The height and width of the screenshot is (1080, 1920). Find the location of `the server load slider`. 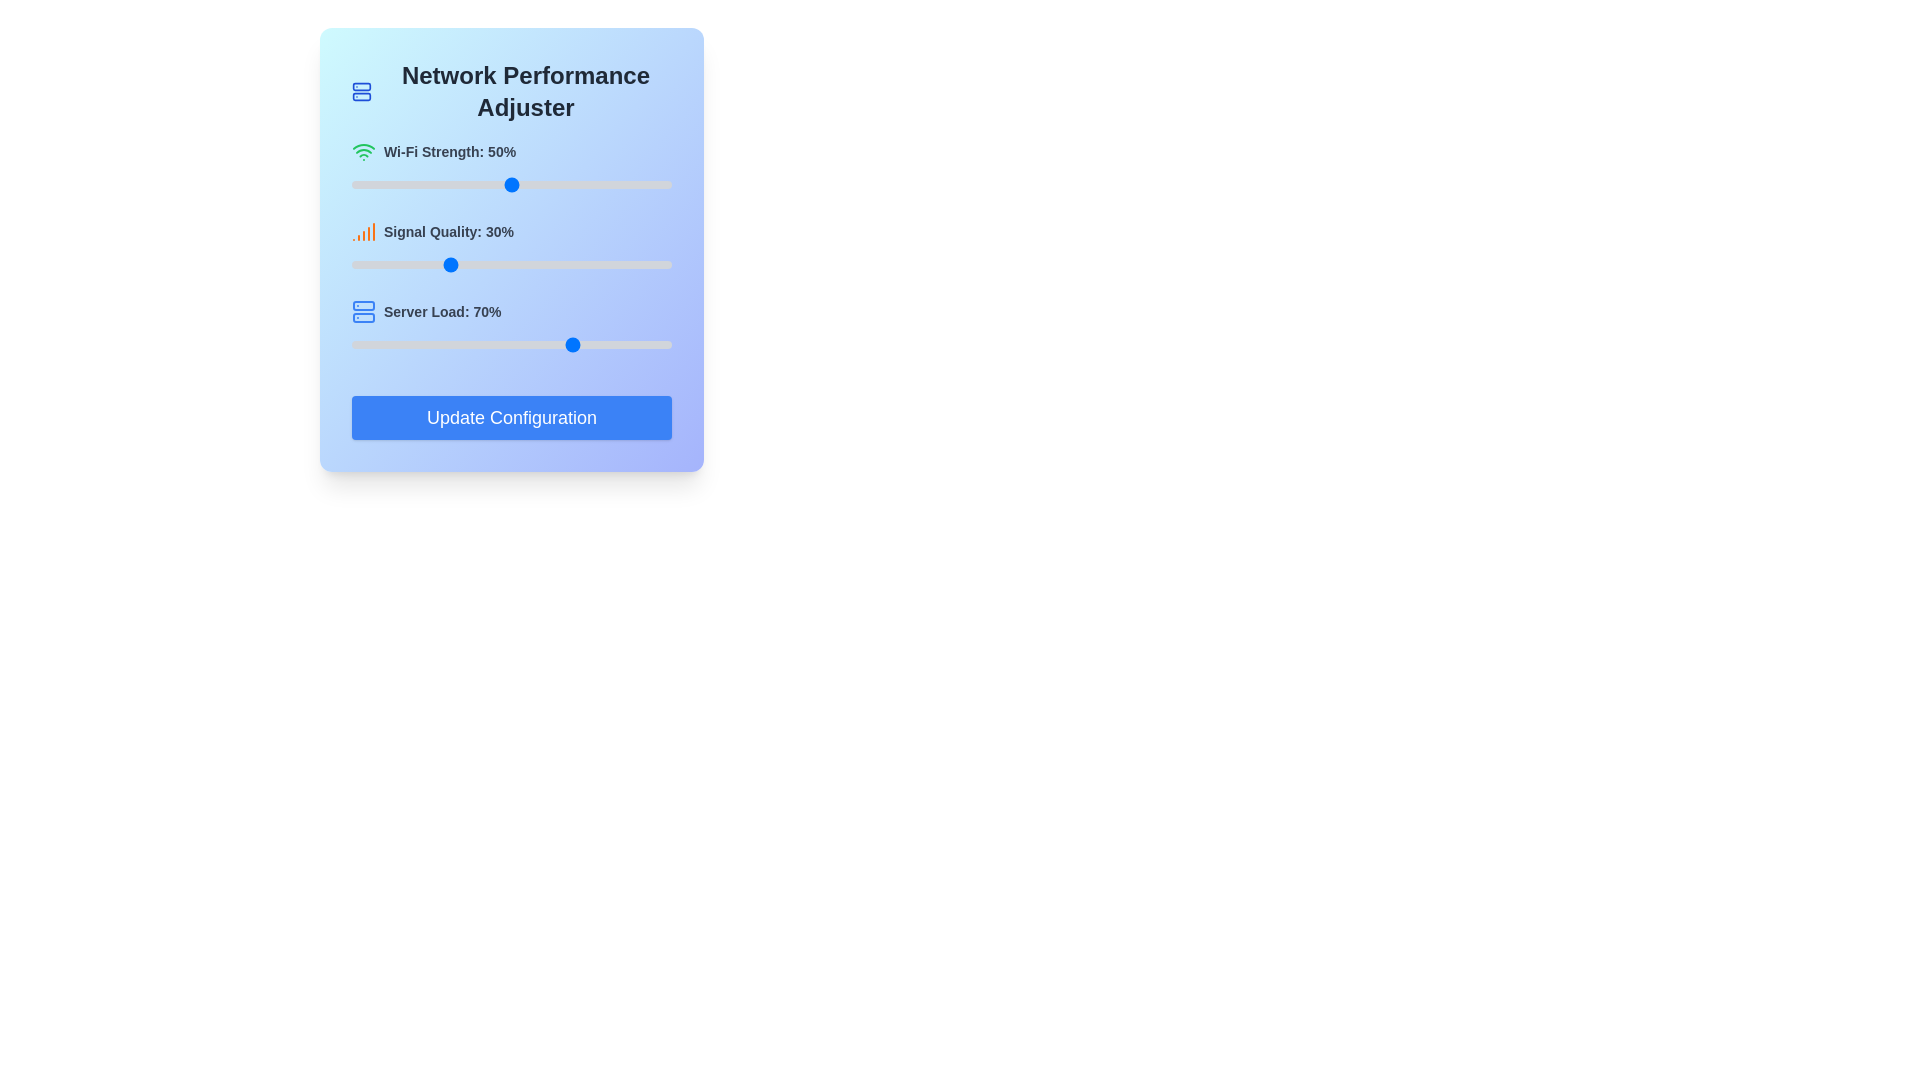

the server load slider is located at coordinates (453, 343).